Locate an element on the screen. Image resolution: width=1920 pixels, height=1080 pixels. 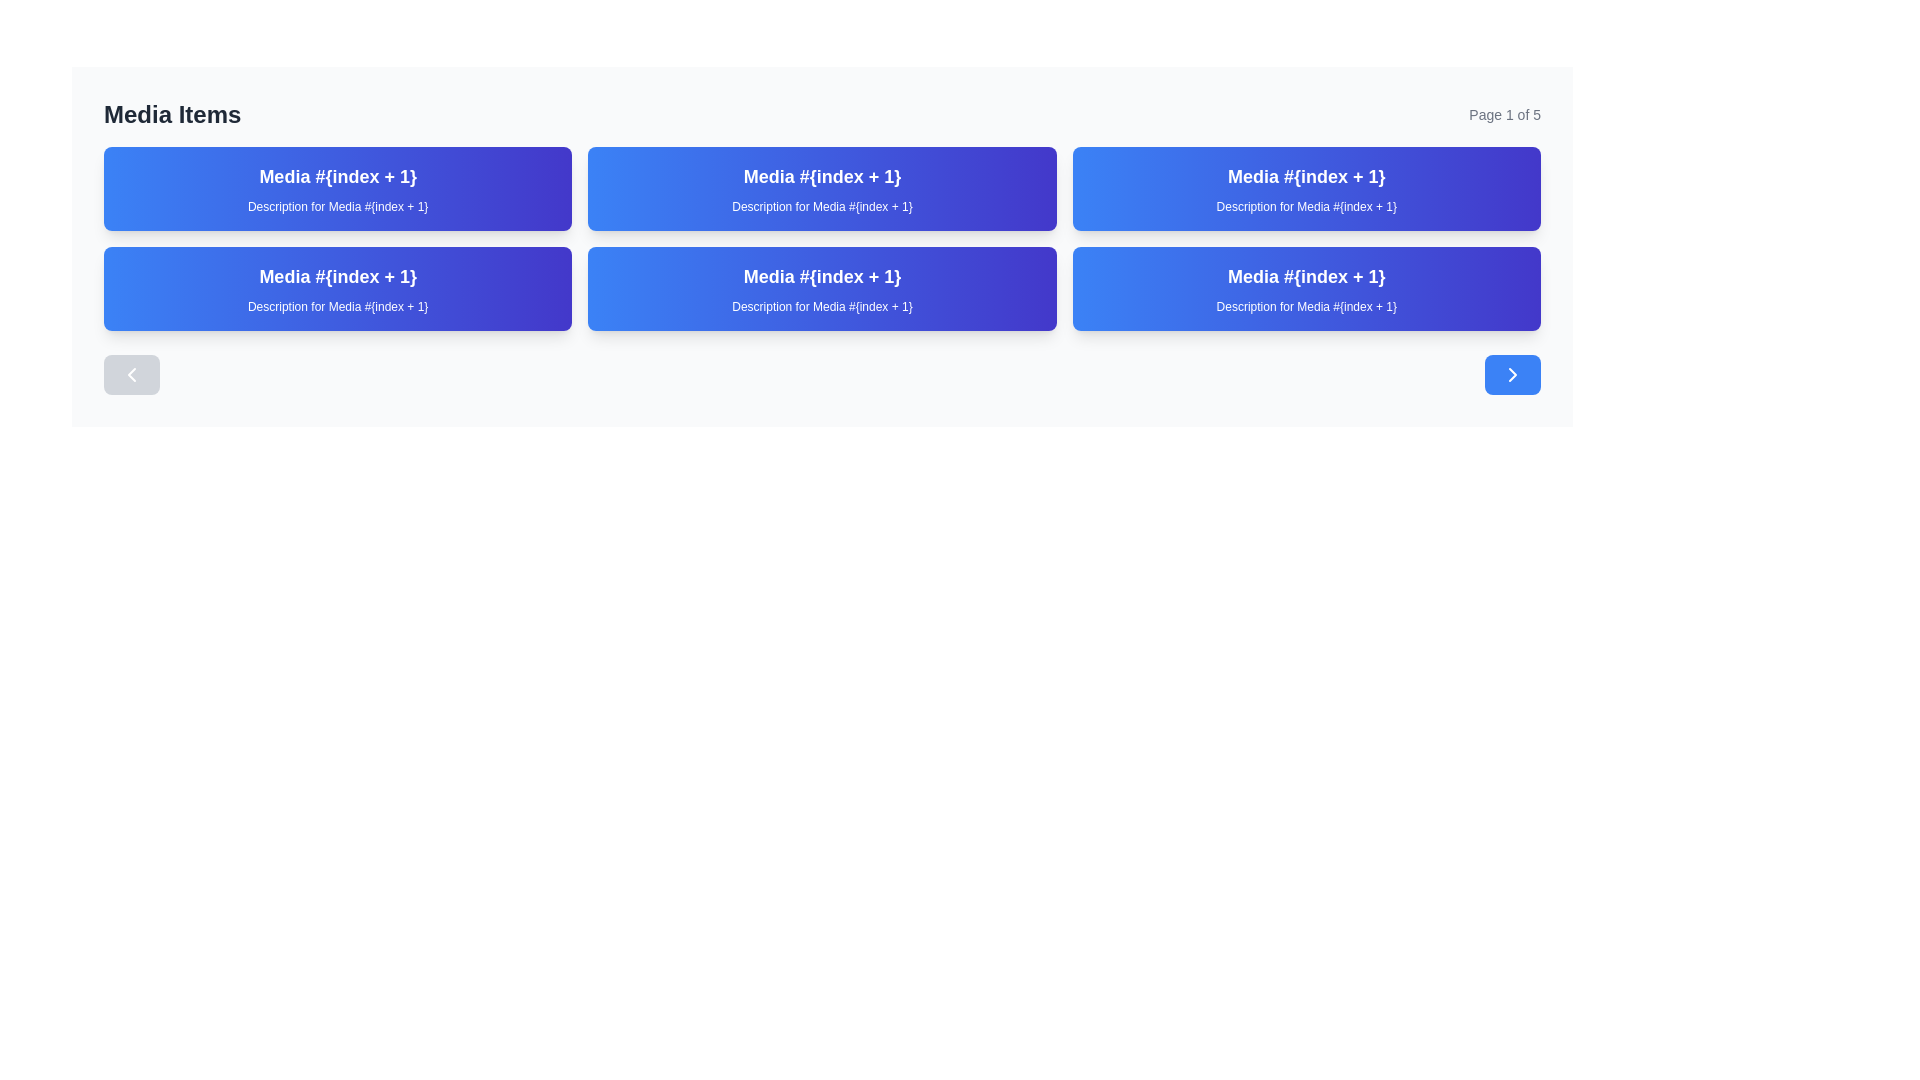
the third information card in the first row, which features a gradient background from blue to indigo and contains white text is located at coordinates (1306, 189).